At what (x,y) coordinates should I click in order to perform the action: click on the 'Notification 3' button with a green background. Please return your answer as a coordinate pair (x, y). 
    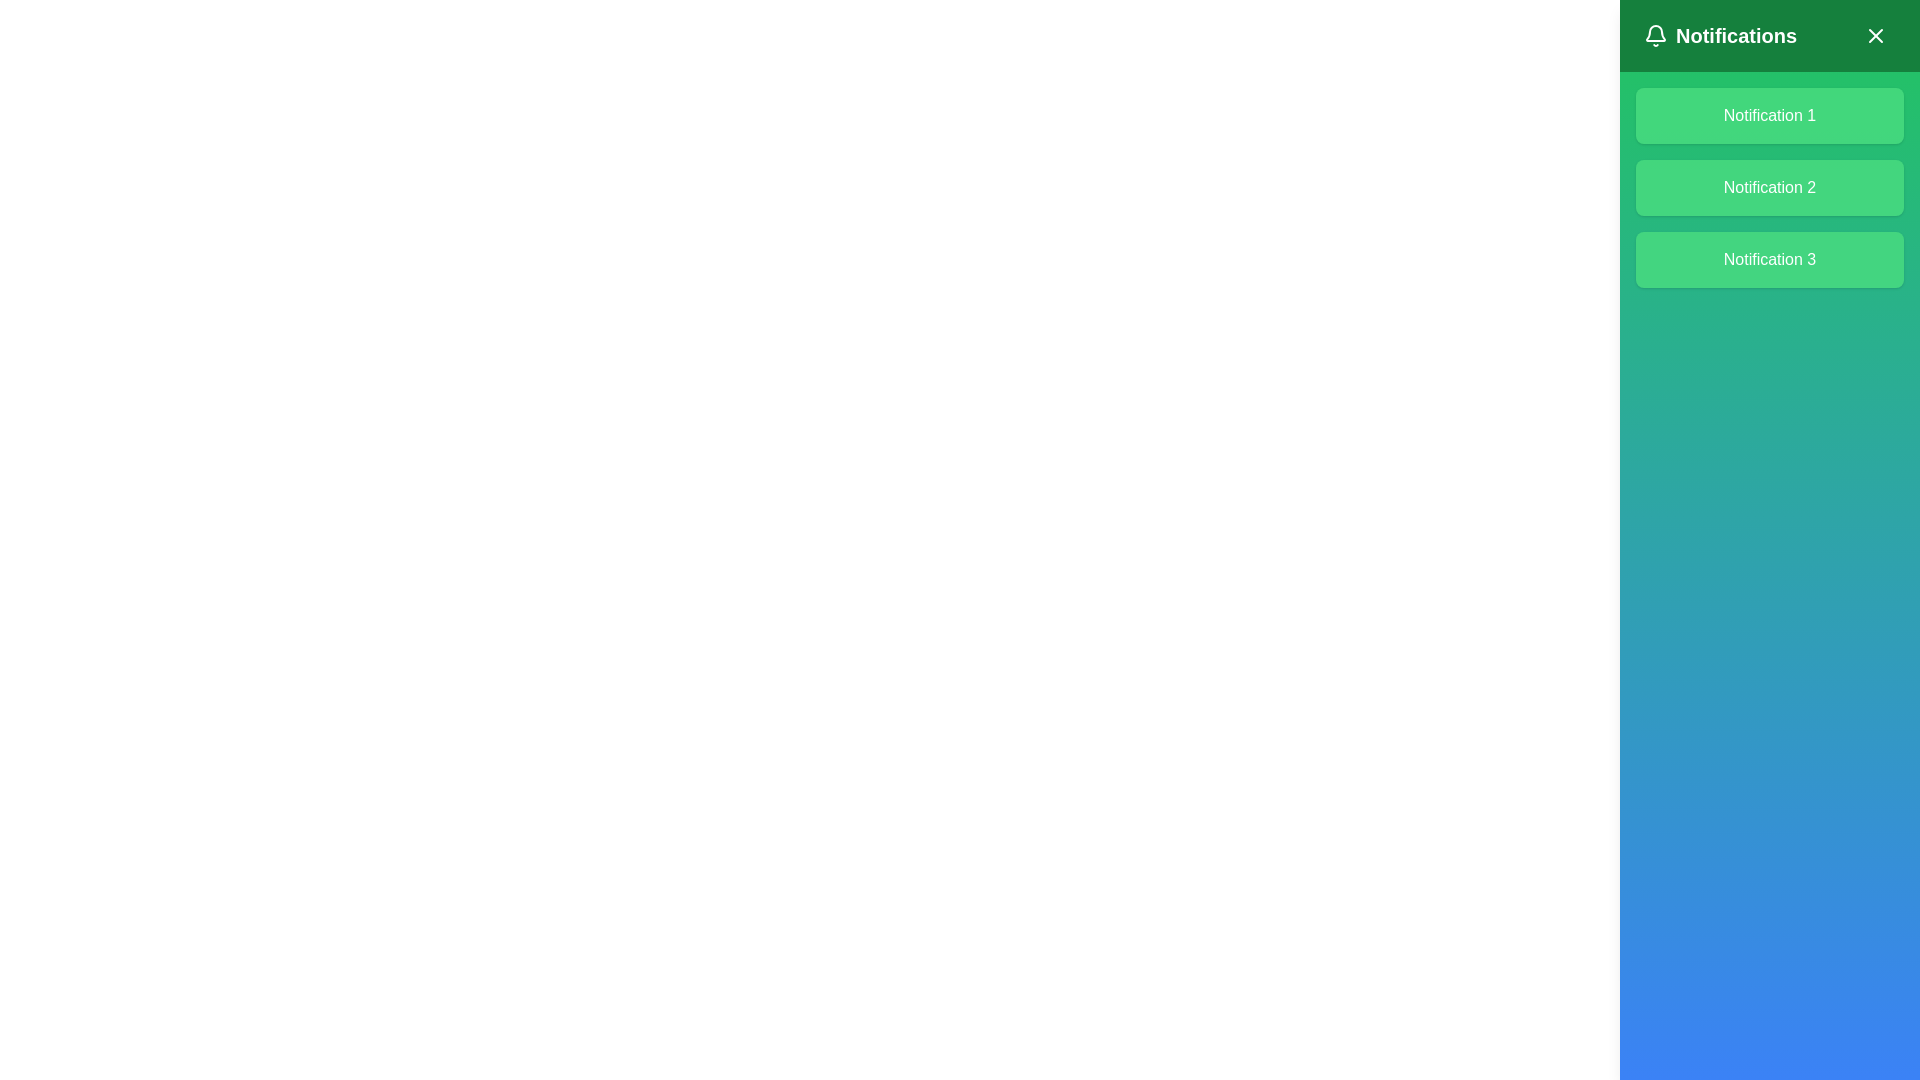
    Looking at the image, I should click on (1770, 258).